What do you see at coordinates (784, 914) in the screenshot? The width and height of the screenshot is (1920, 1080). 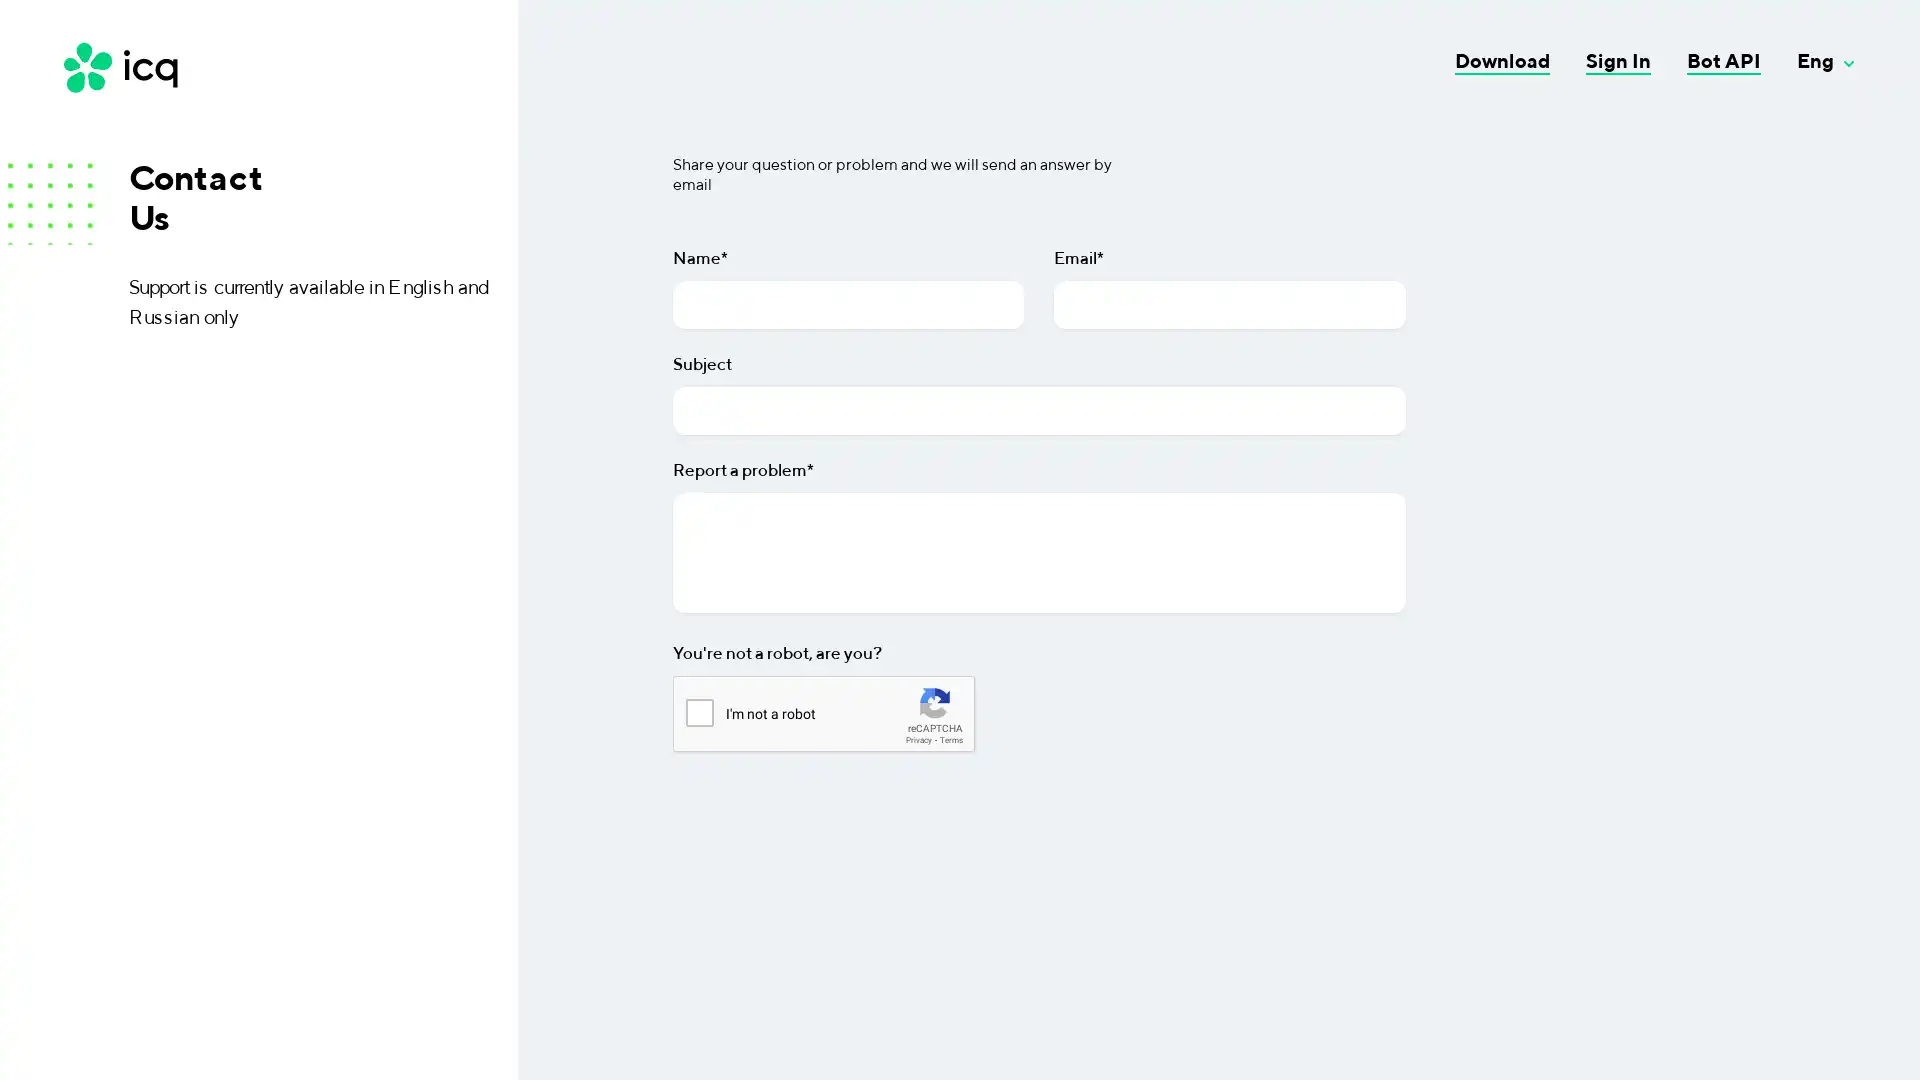 I see `Send` at bounding box center [784, 914].